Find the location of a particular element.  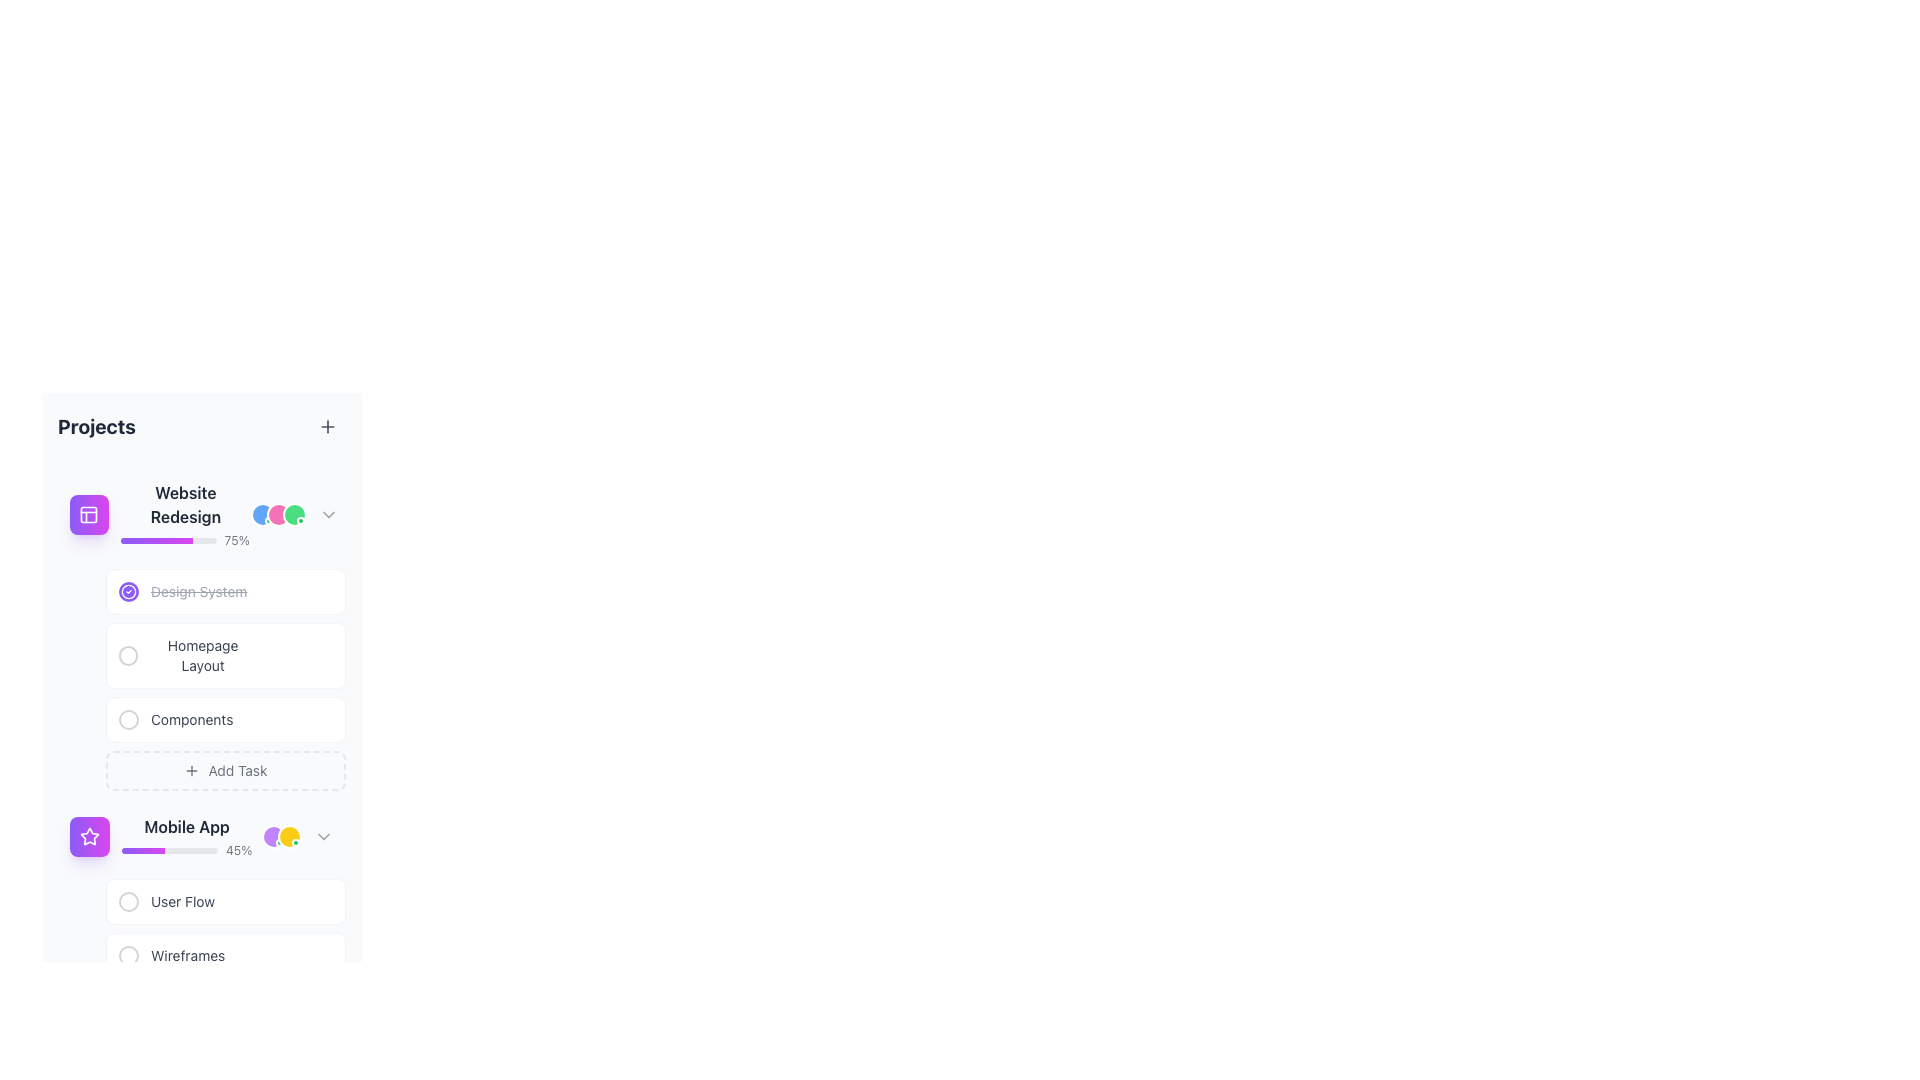

the text label indicating its completion, which is styled with a strikethrough, located under the 'Website Redesign' section and to the right of a circular checkmark icon is located at coordinates (199, 590).